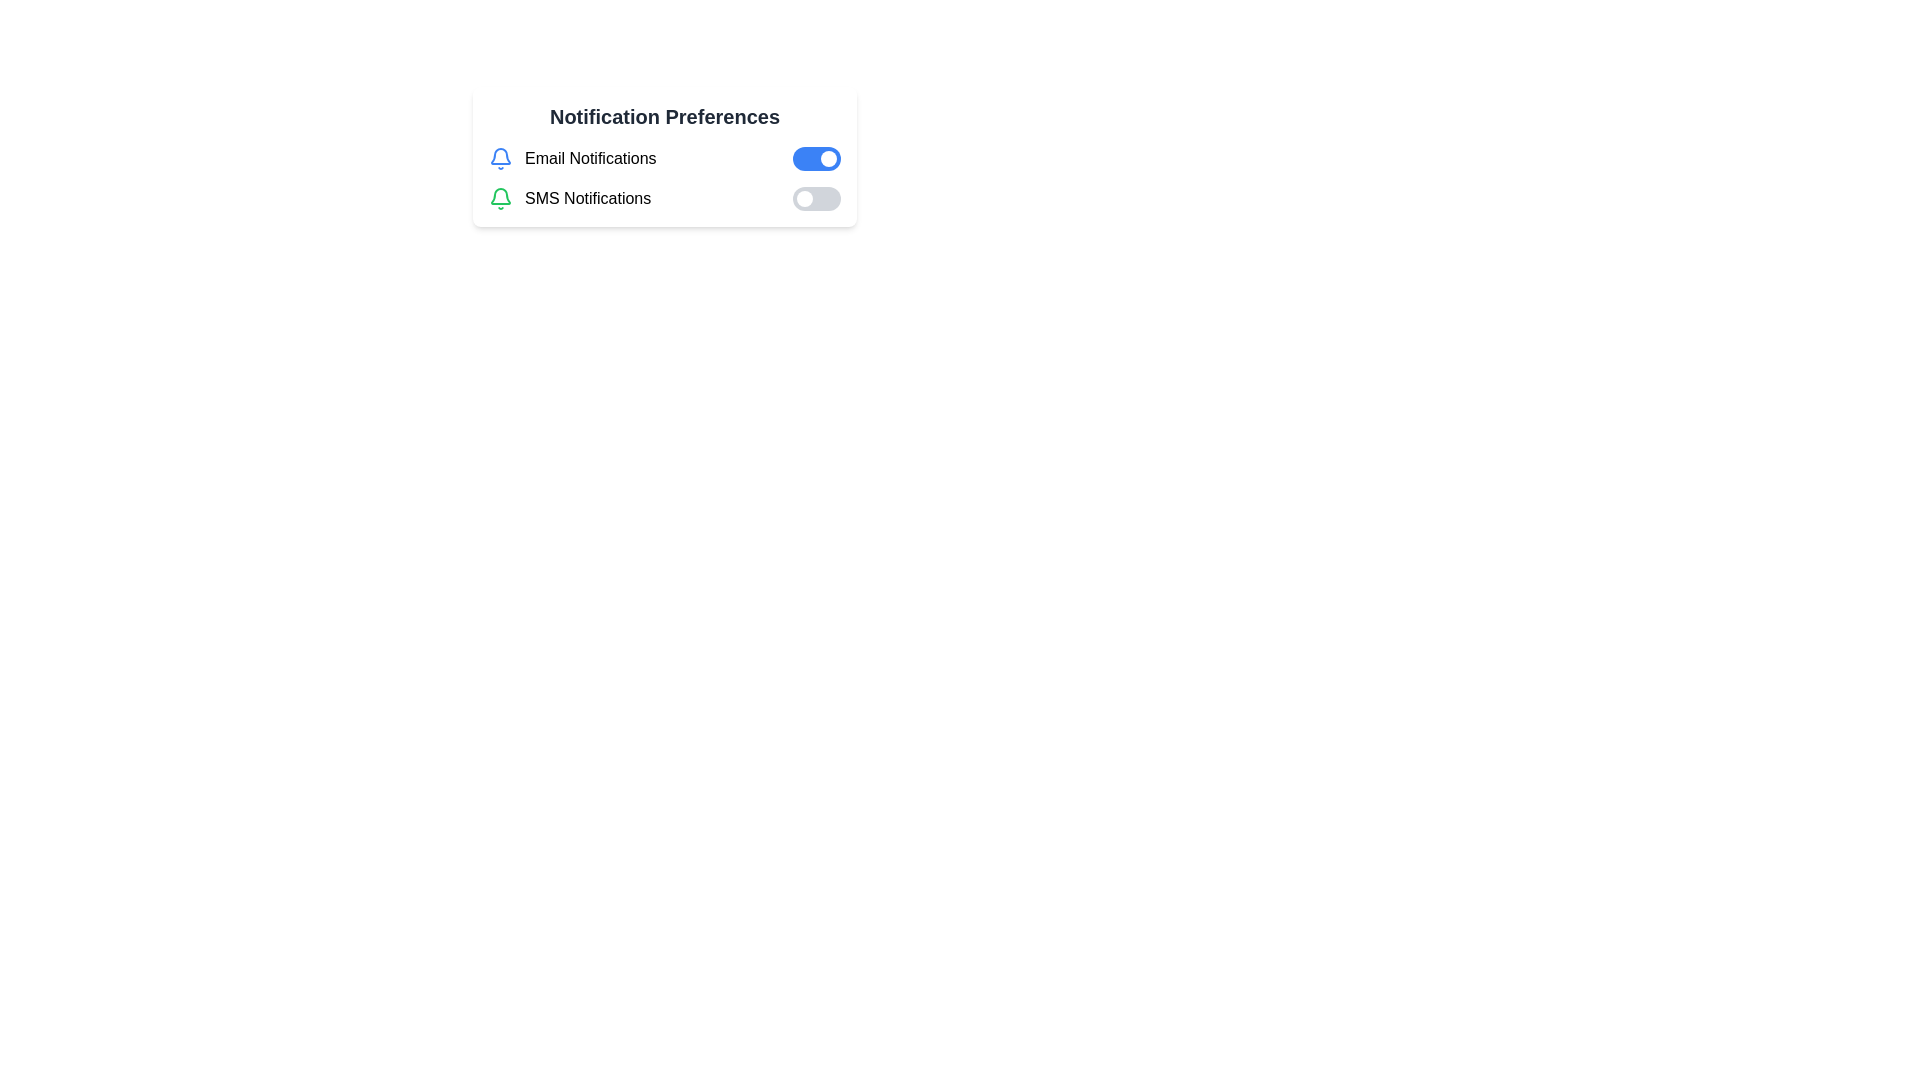 This screenshot has width=1920, height=1080. Describe the element at coordinates (500, 199) in the screenshot. I see `the green bell icon located to the left of the 'SMS Notifications' text for information` at that location.